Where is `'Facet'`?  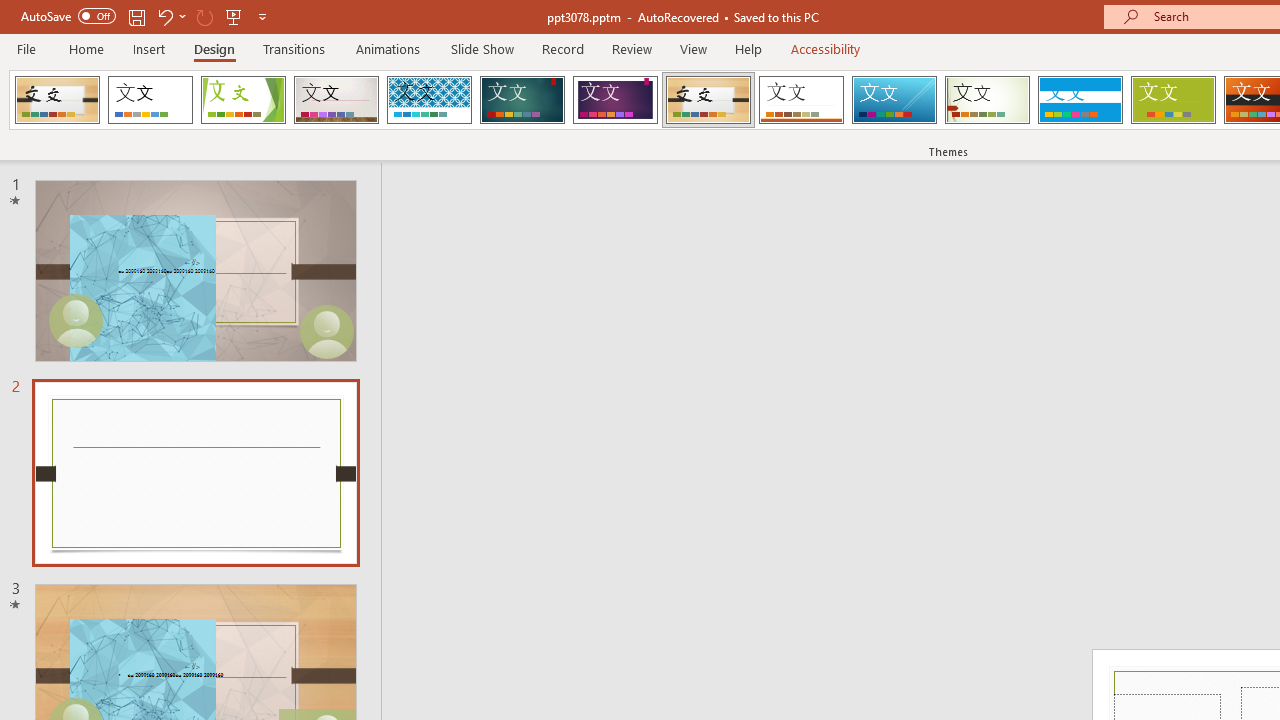 'Facet' is located at coordinates (242, 100).